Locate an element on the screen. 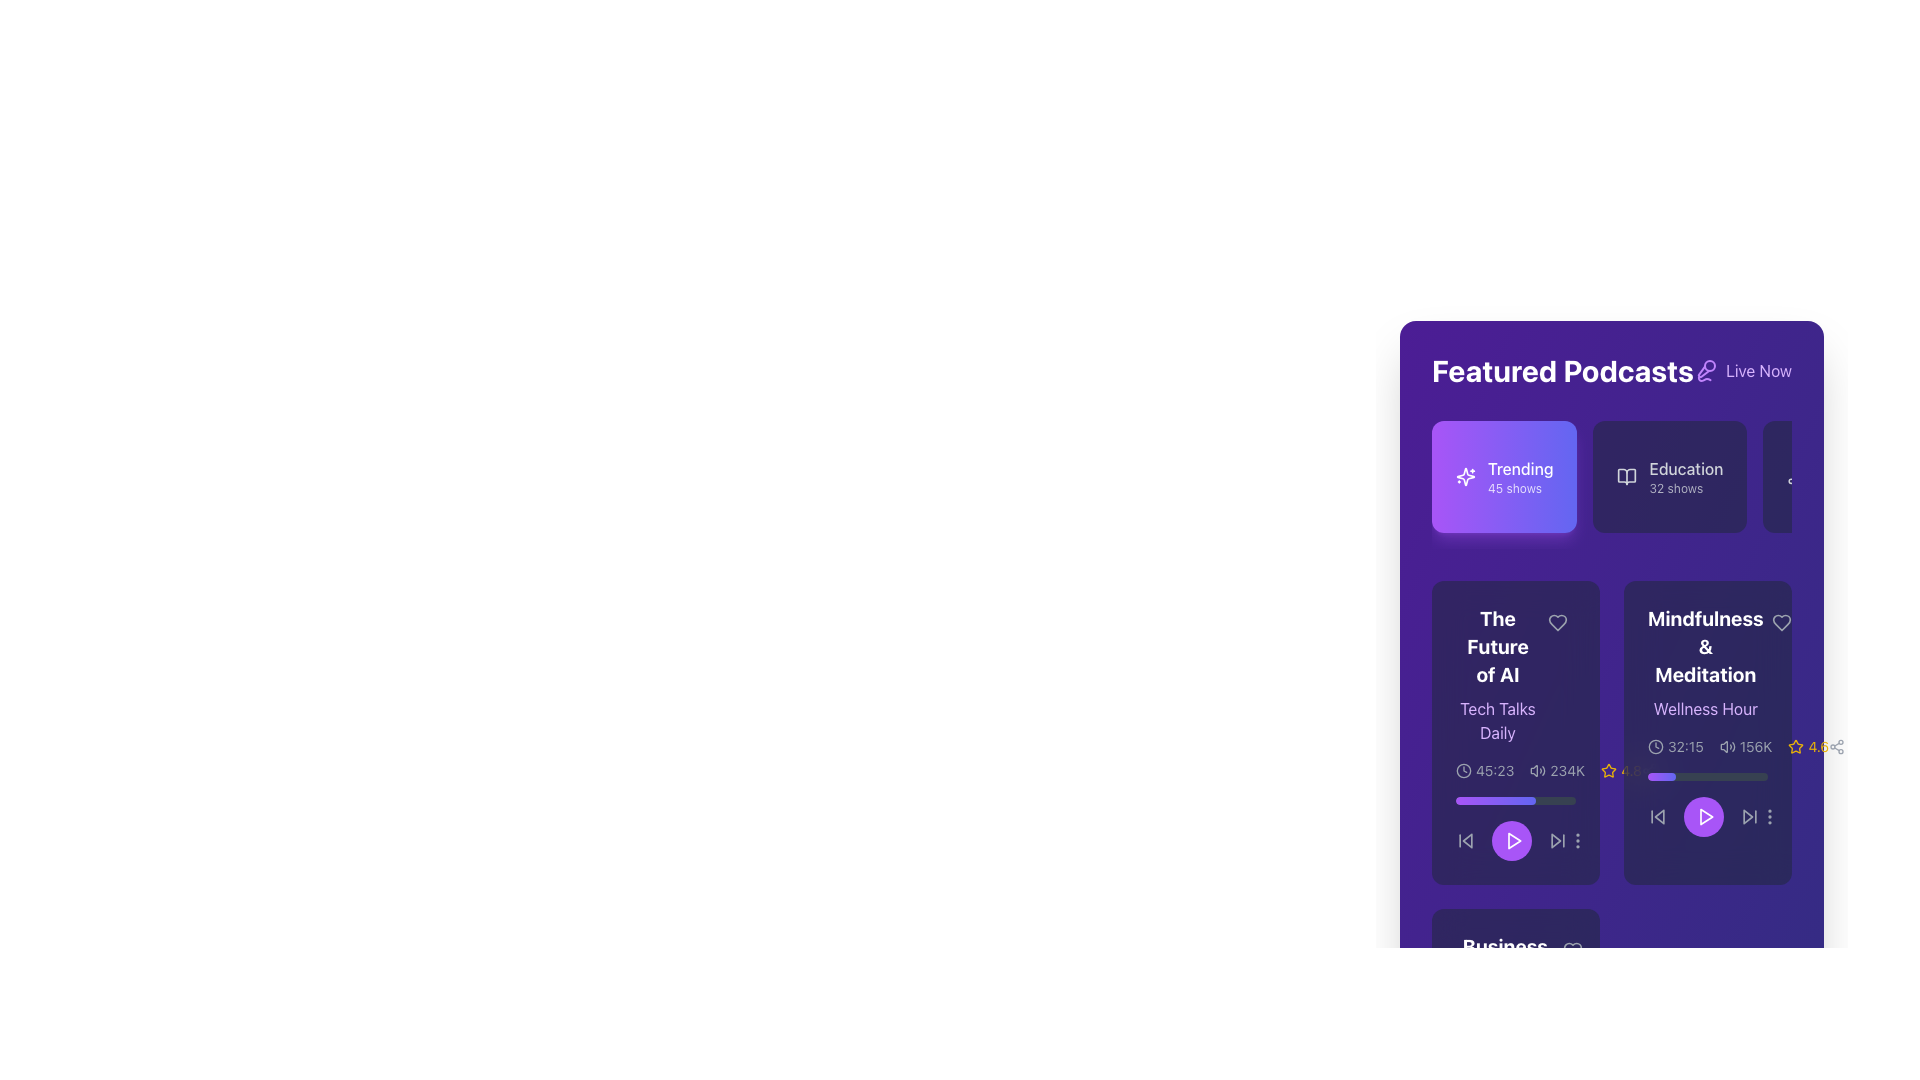 This screenshot has width=1920, height=1080. the rating indicator, which is a hollow star icon with a yellow outline and a numerical rating of '4.8', located at the bottom of the 'Mindfulness & Meditation' box, to the right of the play button is located at coordinates (1621, 770).